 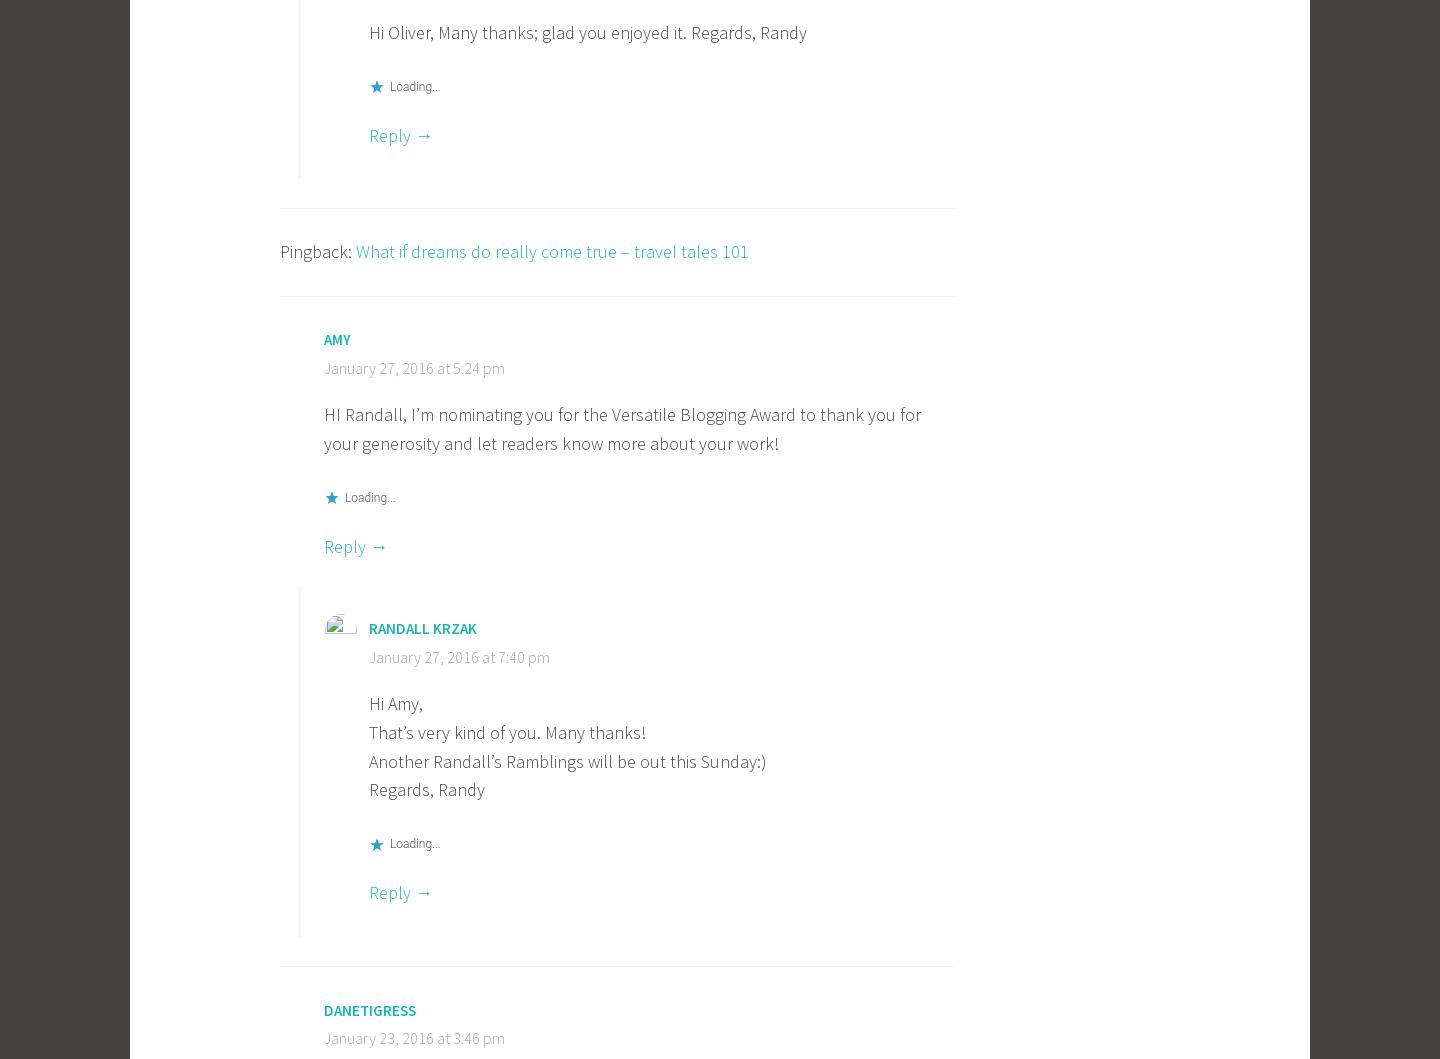 What do you see at coordinates (395, 702) in the screenshot?
I see `'Hi Amy,'` at bounding box center [395, 702].